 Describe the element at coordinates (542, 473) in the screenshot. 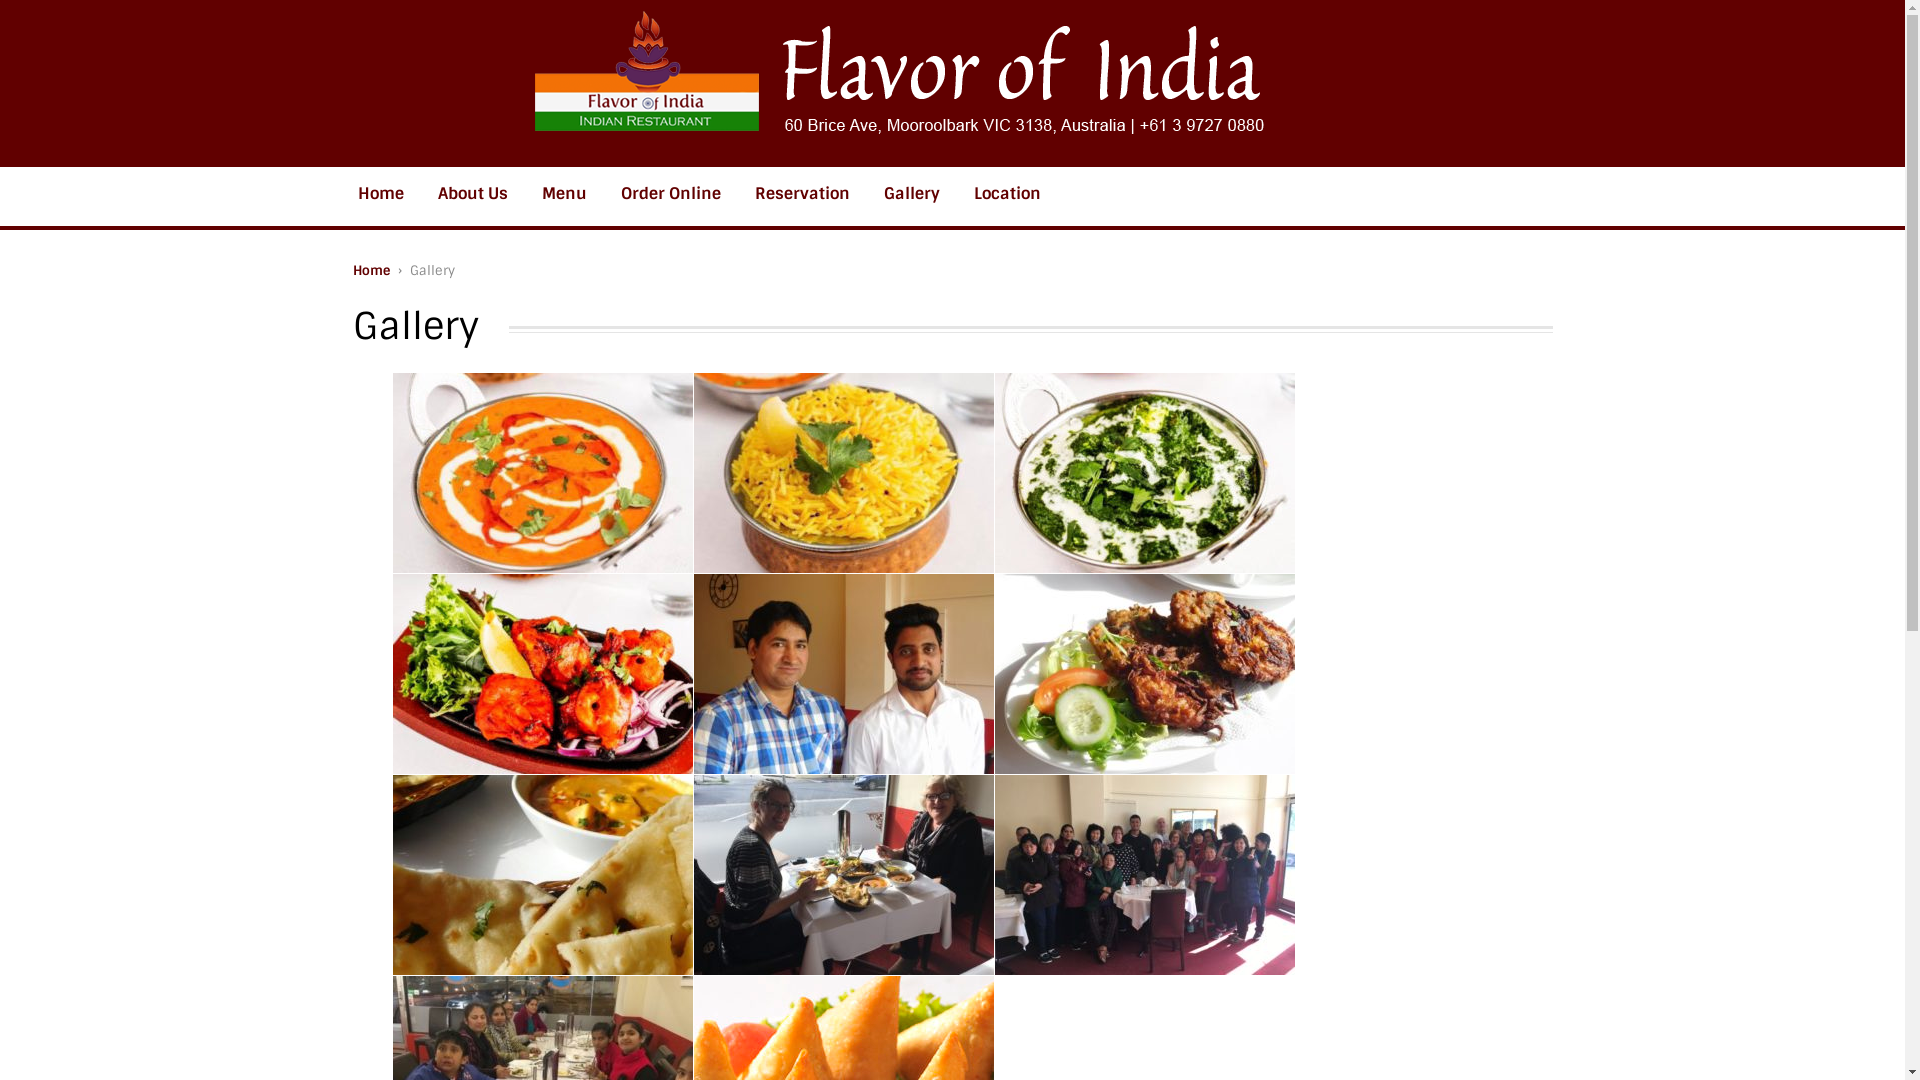

I see `'Image-1'` at that location.